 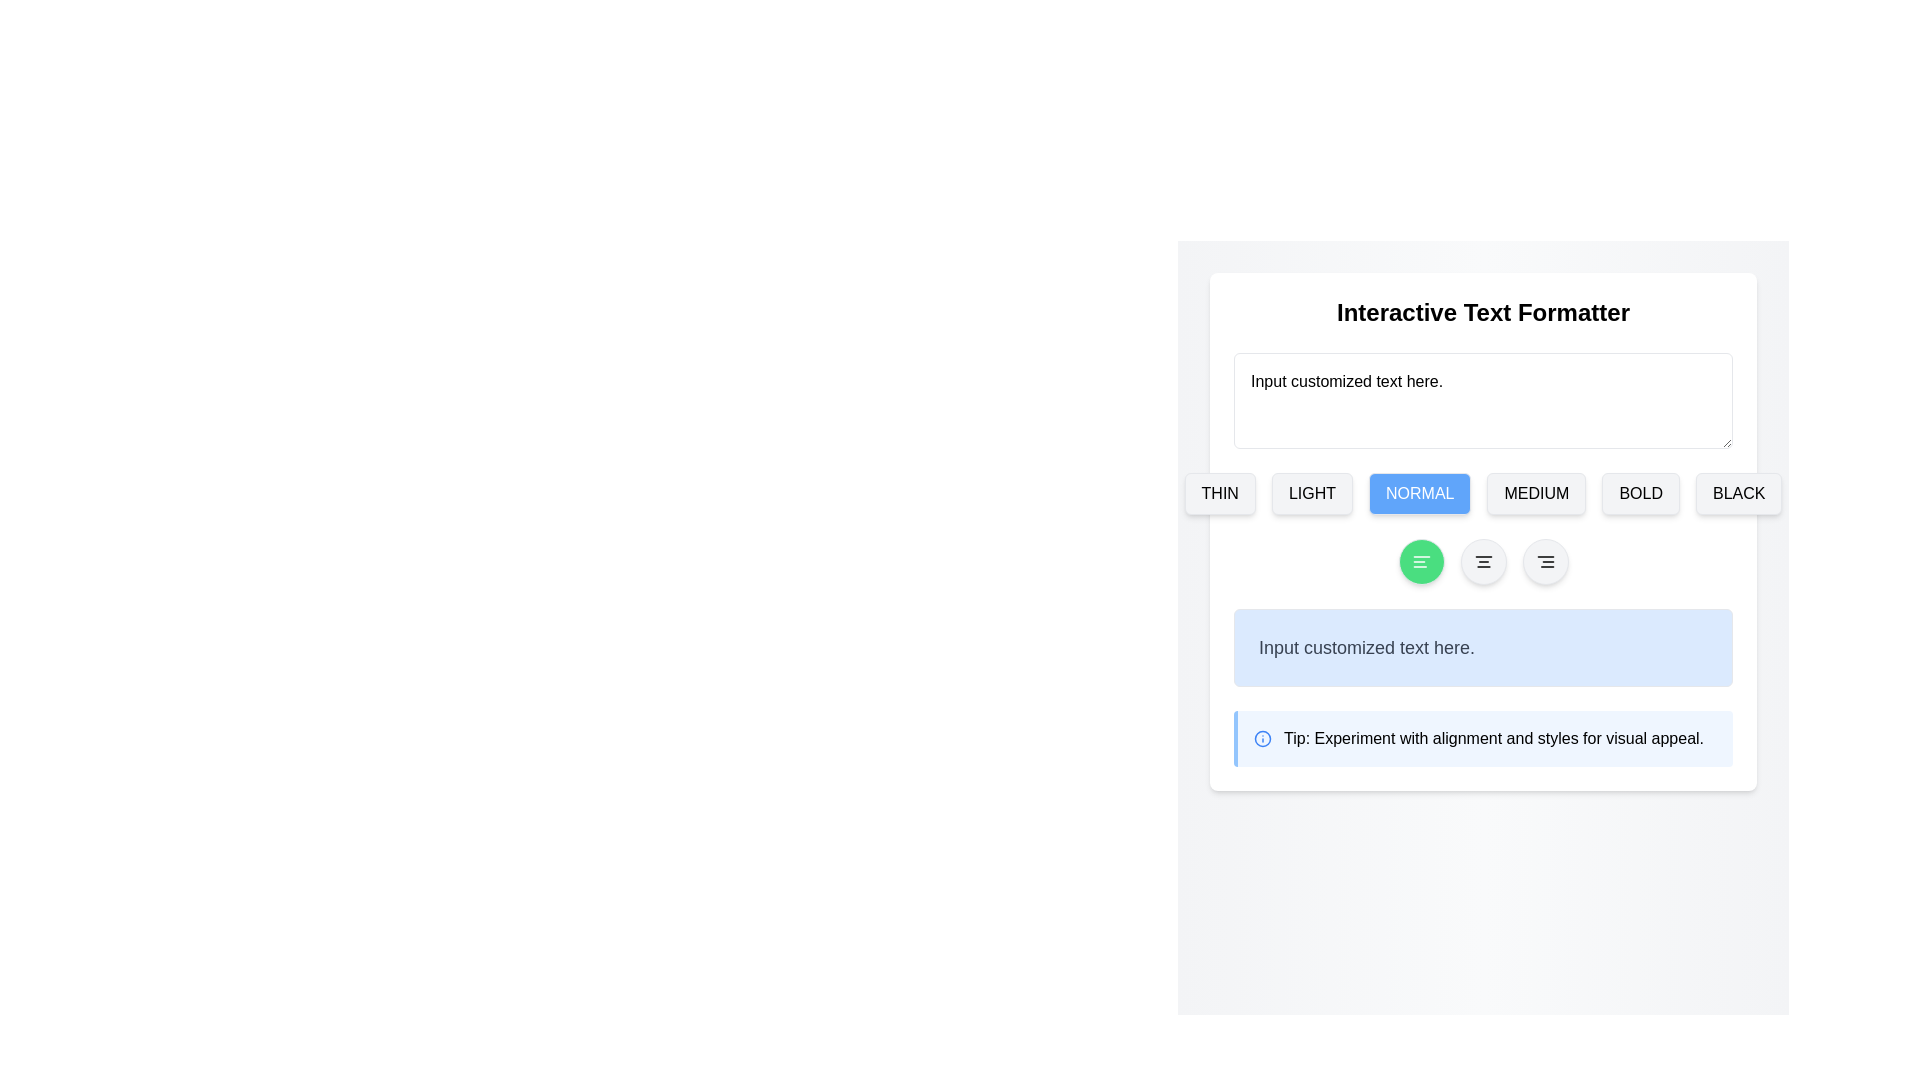 I want to click on the rectangular button labeled 'THIN' with a light gray background to observe any hover response, so click(x=1219, y=493).